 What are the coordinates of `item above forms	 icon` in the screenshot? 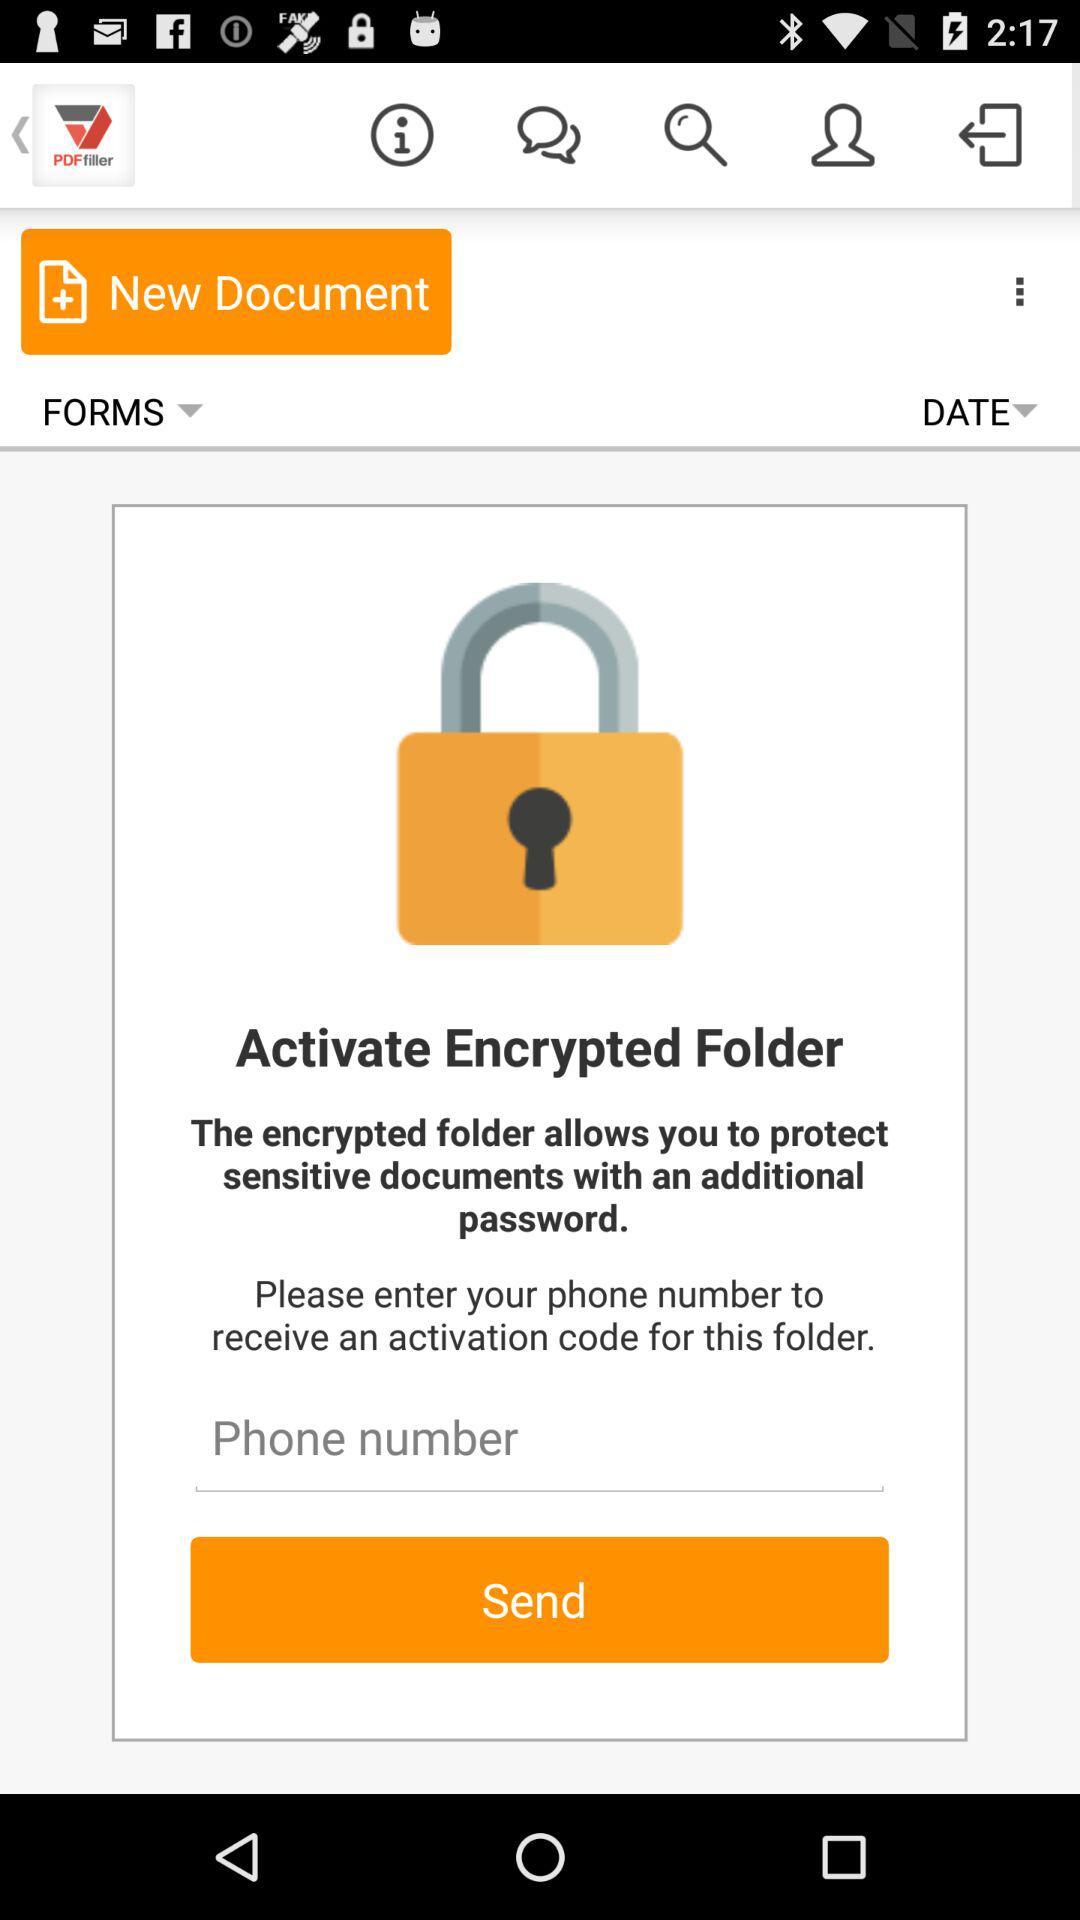 It's located at (235, 290).